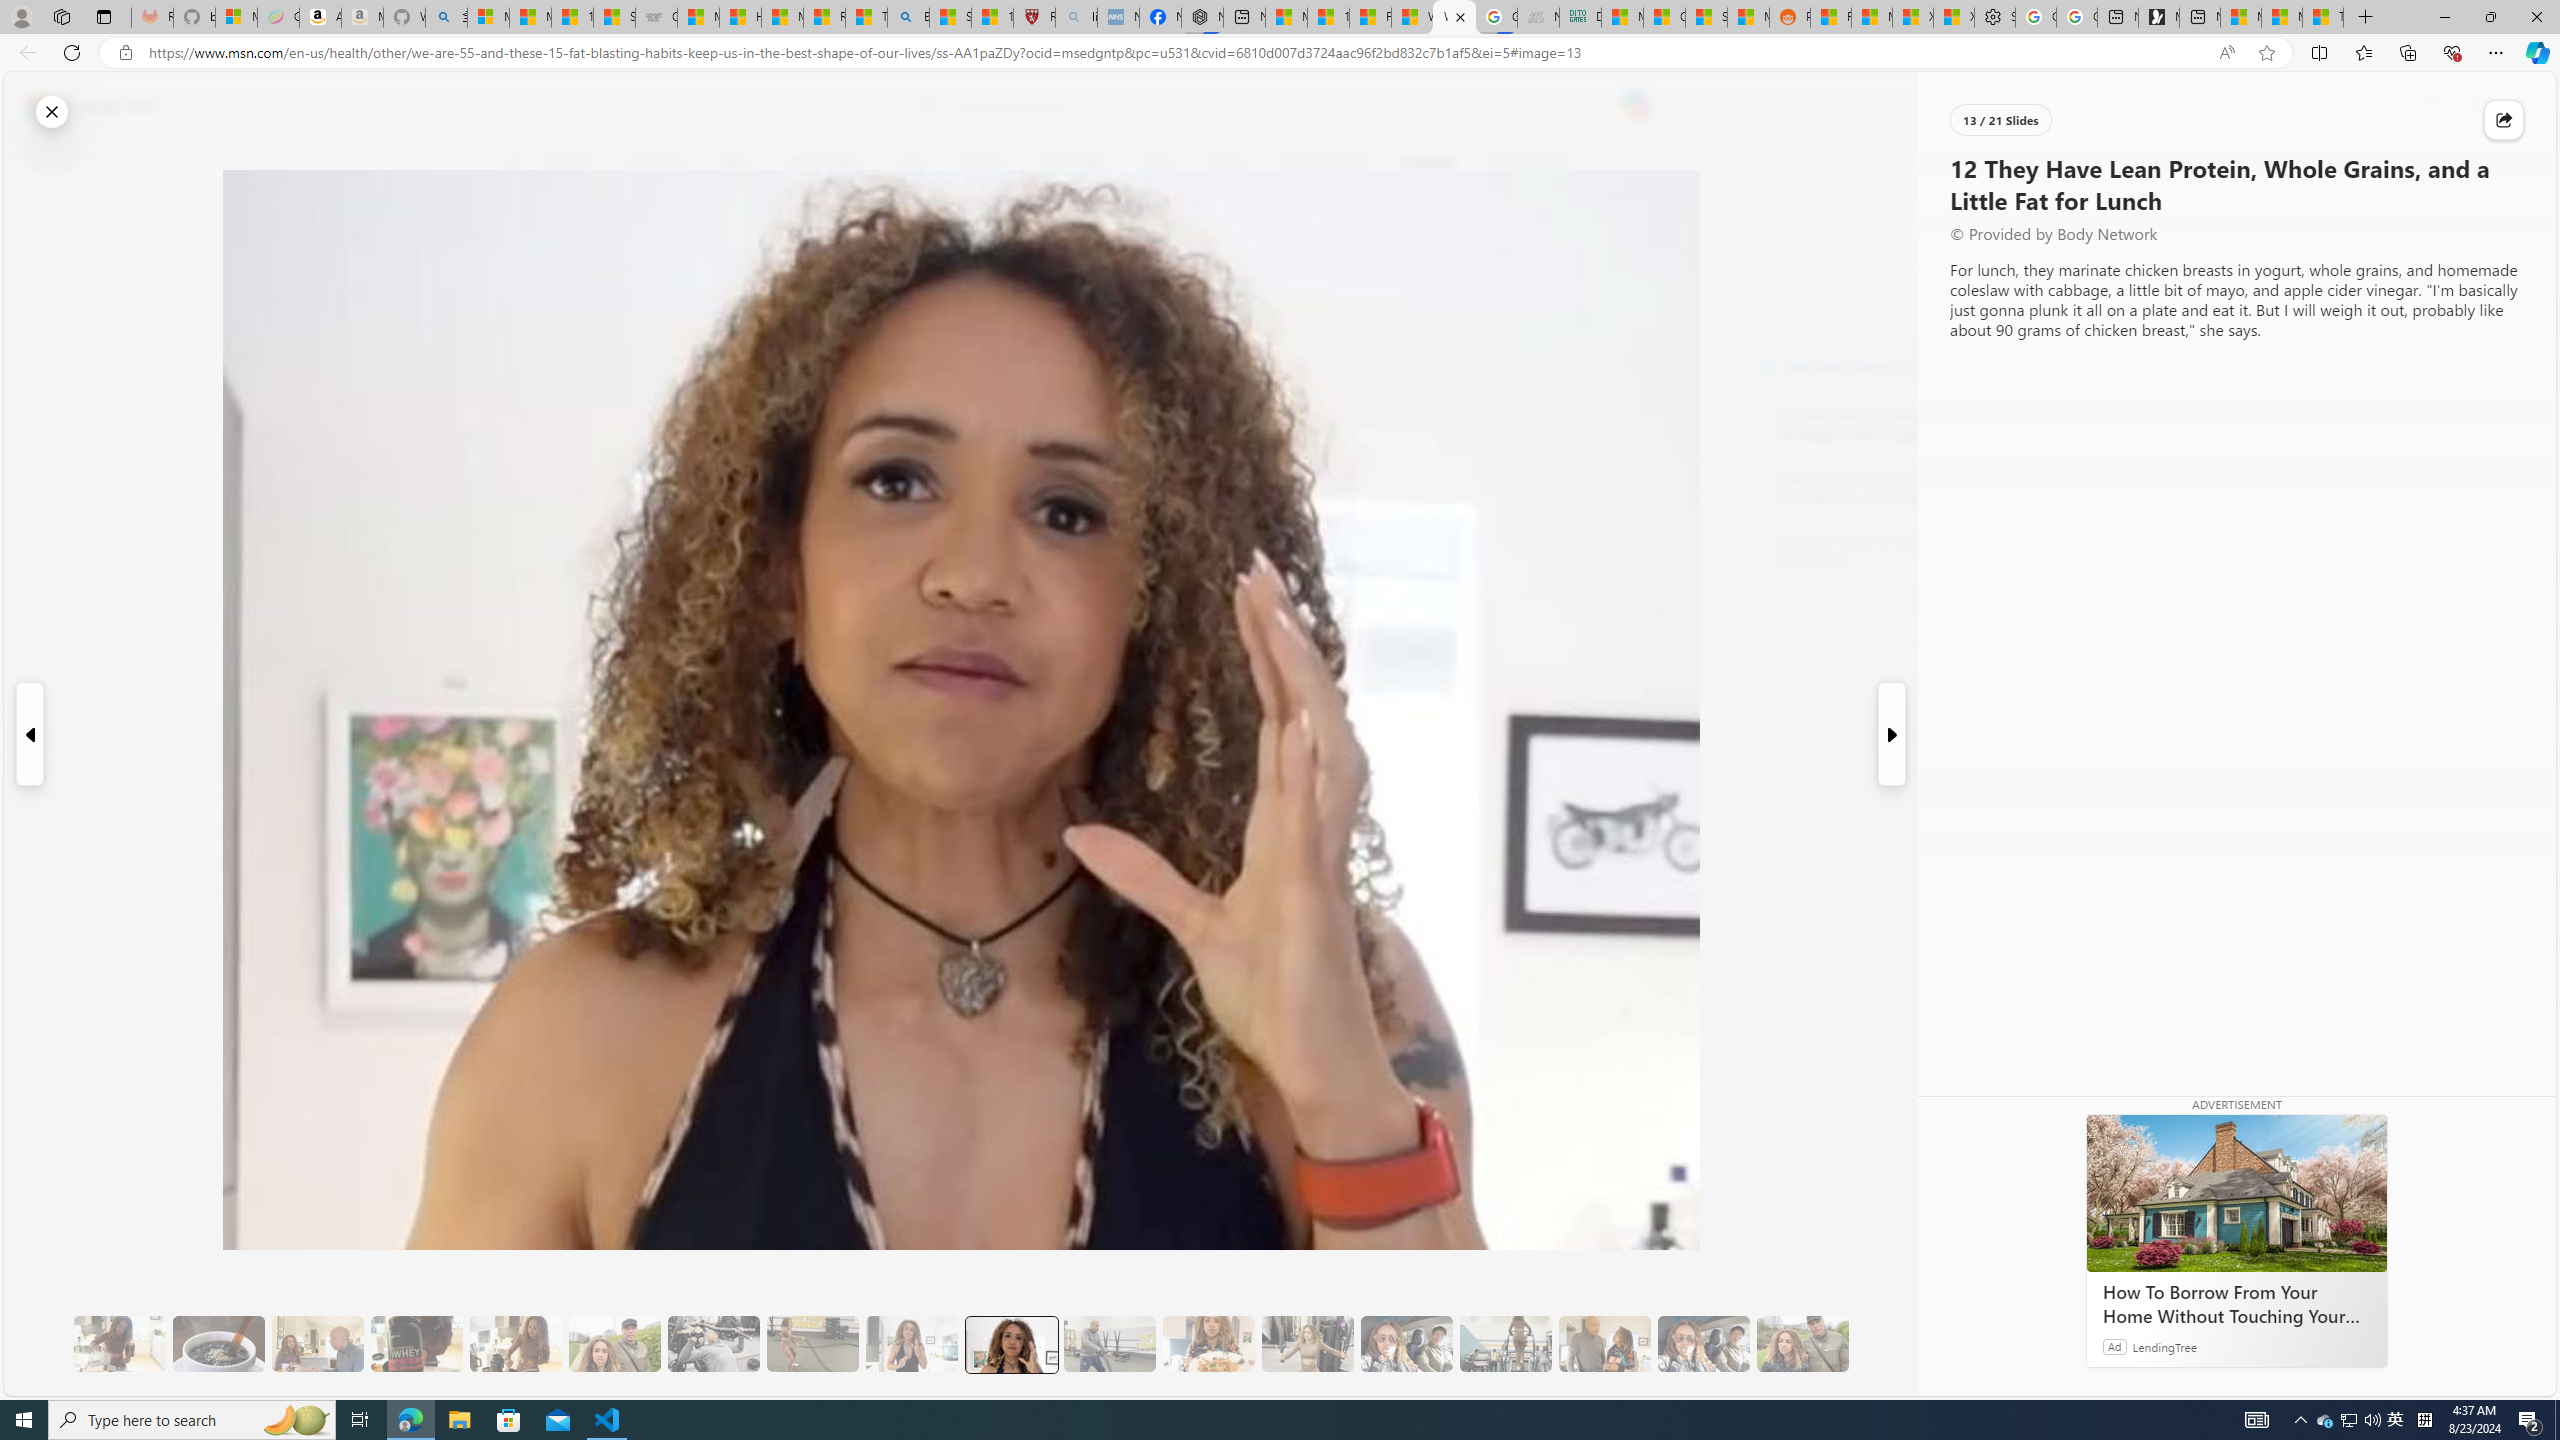 This screenshot has width=2560, height=1440. I want to click on 'Previous Slide', so click(28, 734).